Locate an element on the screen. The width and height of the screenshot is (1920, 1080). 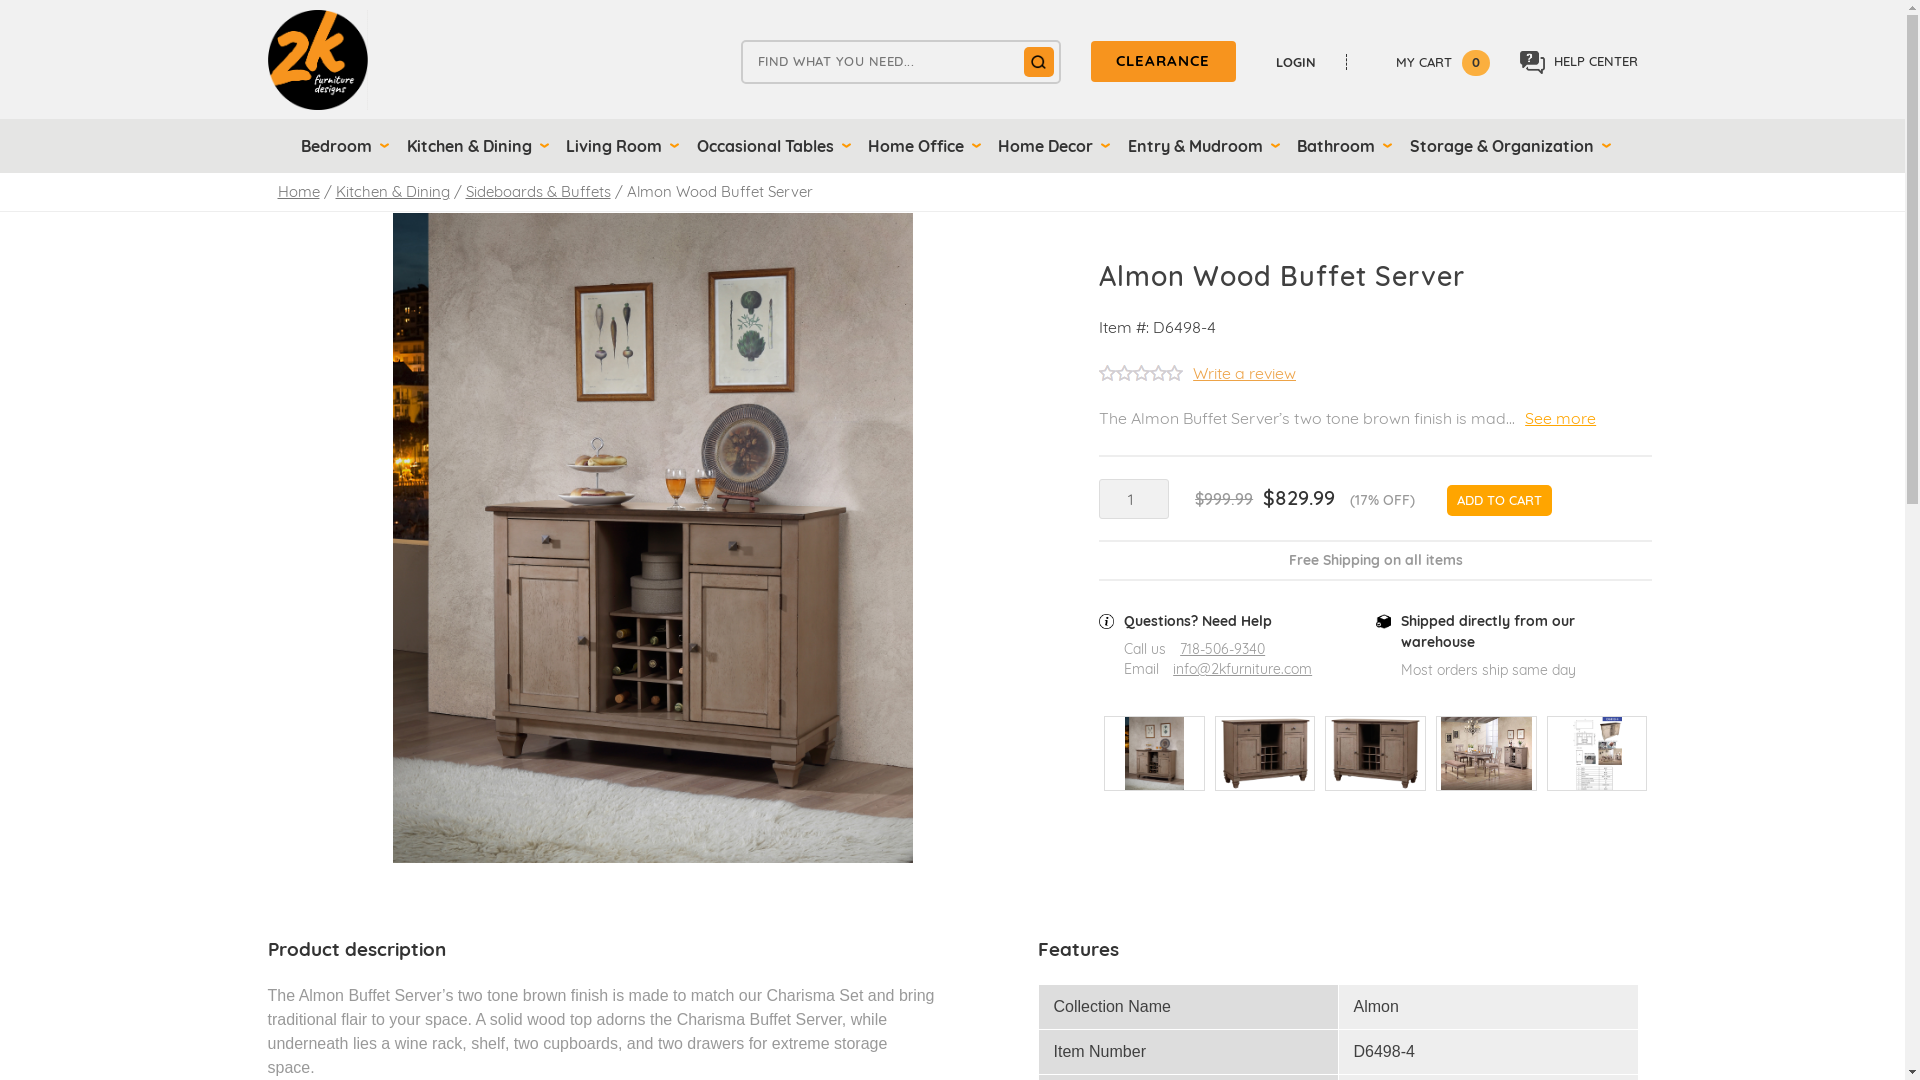
'Write a review' is located at coordinates (1243, 373).